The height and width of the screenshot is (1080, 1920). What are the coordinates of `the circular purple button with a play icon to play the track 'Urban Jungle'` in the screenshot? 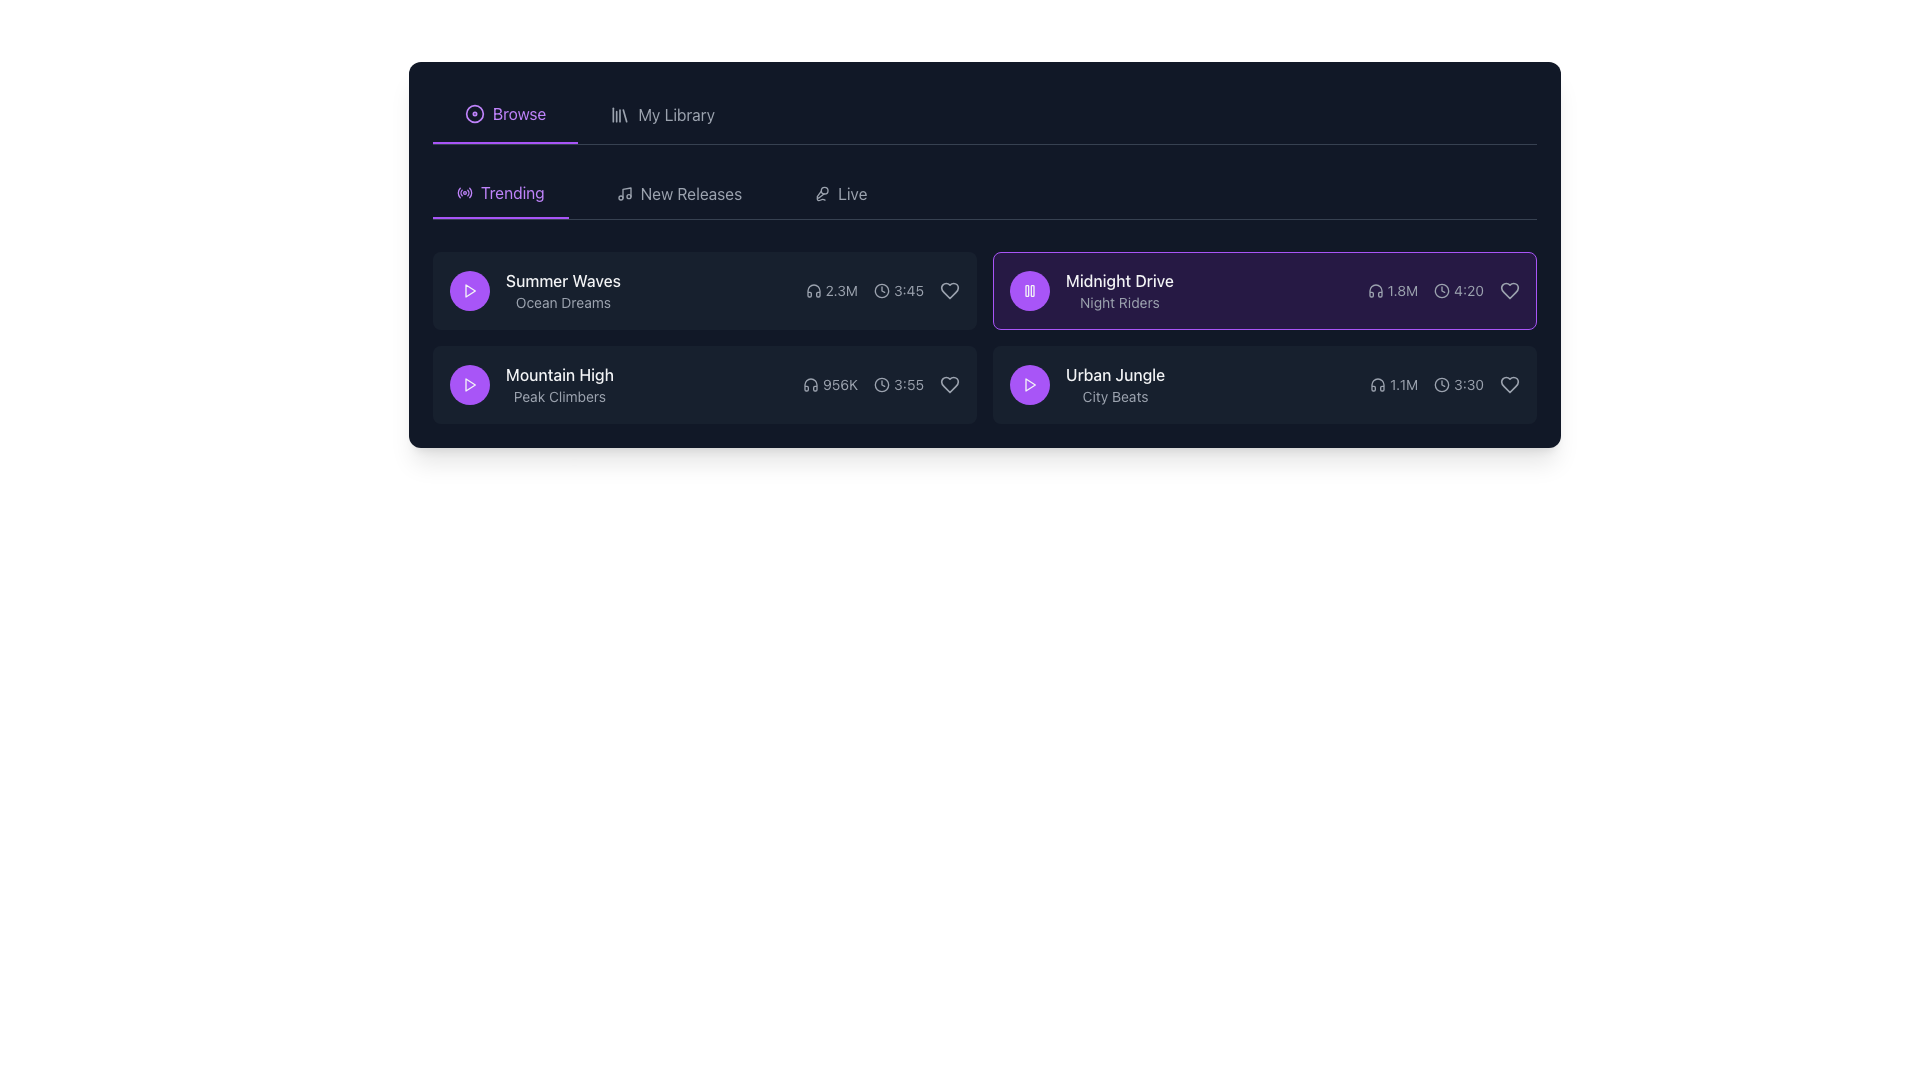 It's located at (1030, 385).